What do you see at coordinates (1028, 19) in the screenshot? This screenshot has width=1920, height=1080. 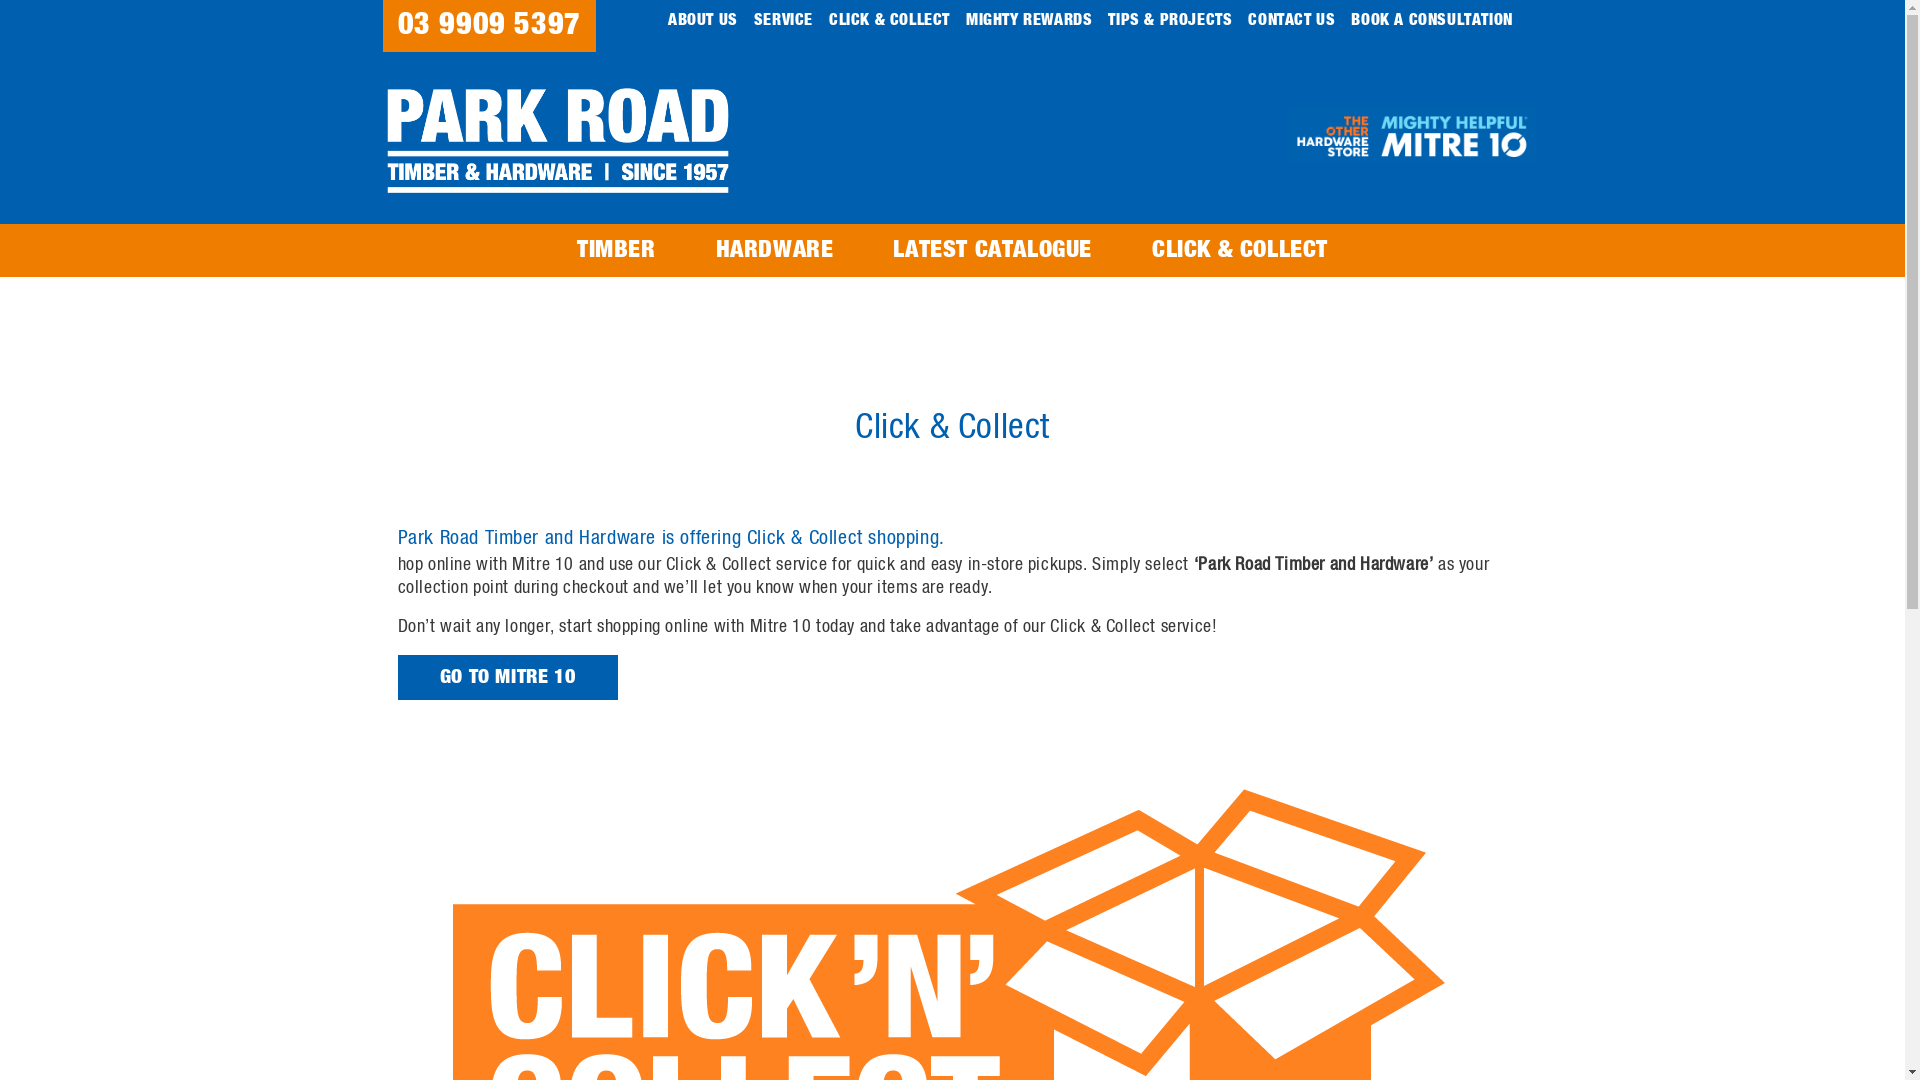 I see `'MIGHTY REWARDS'` at bounding box center [1028, 19].